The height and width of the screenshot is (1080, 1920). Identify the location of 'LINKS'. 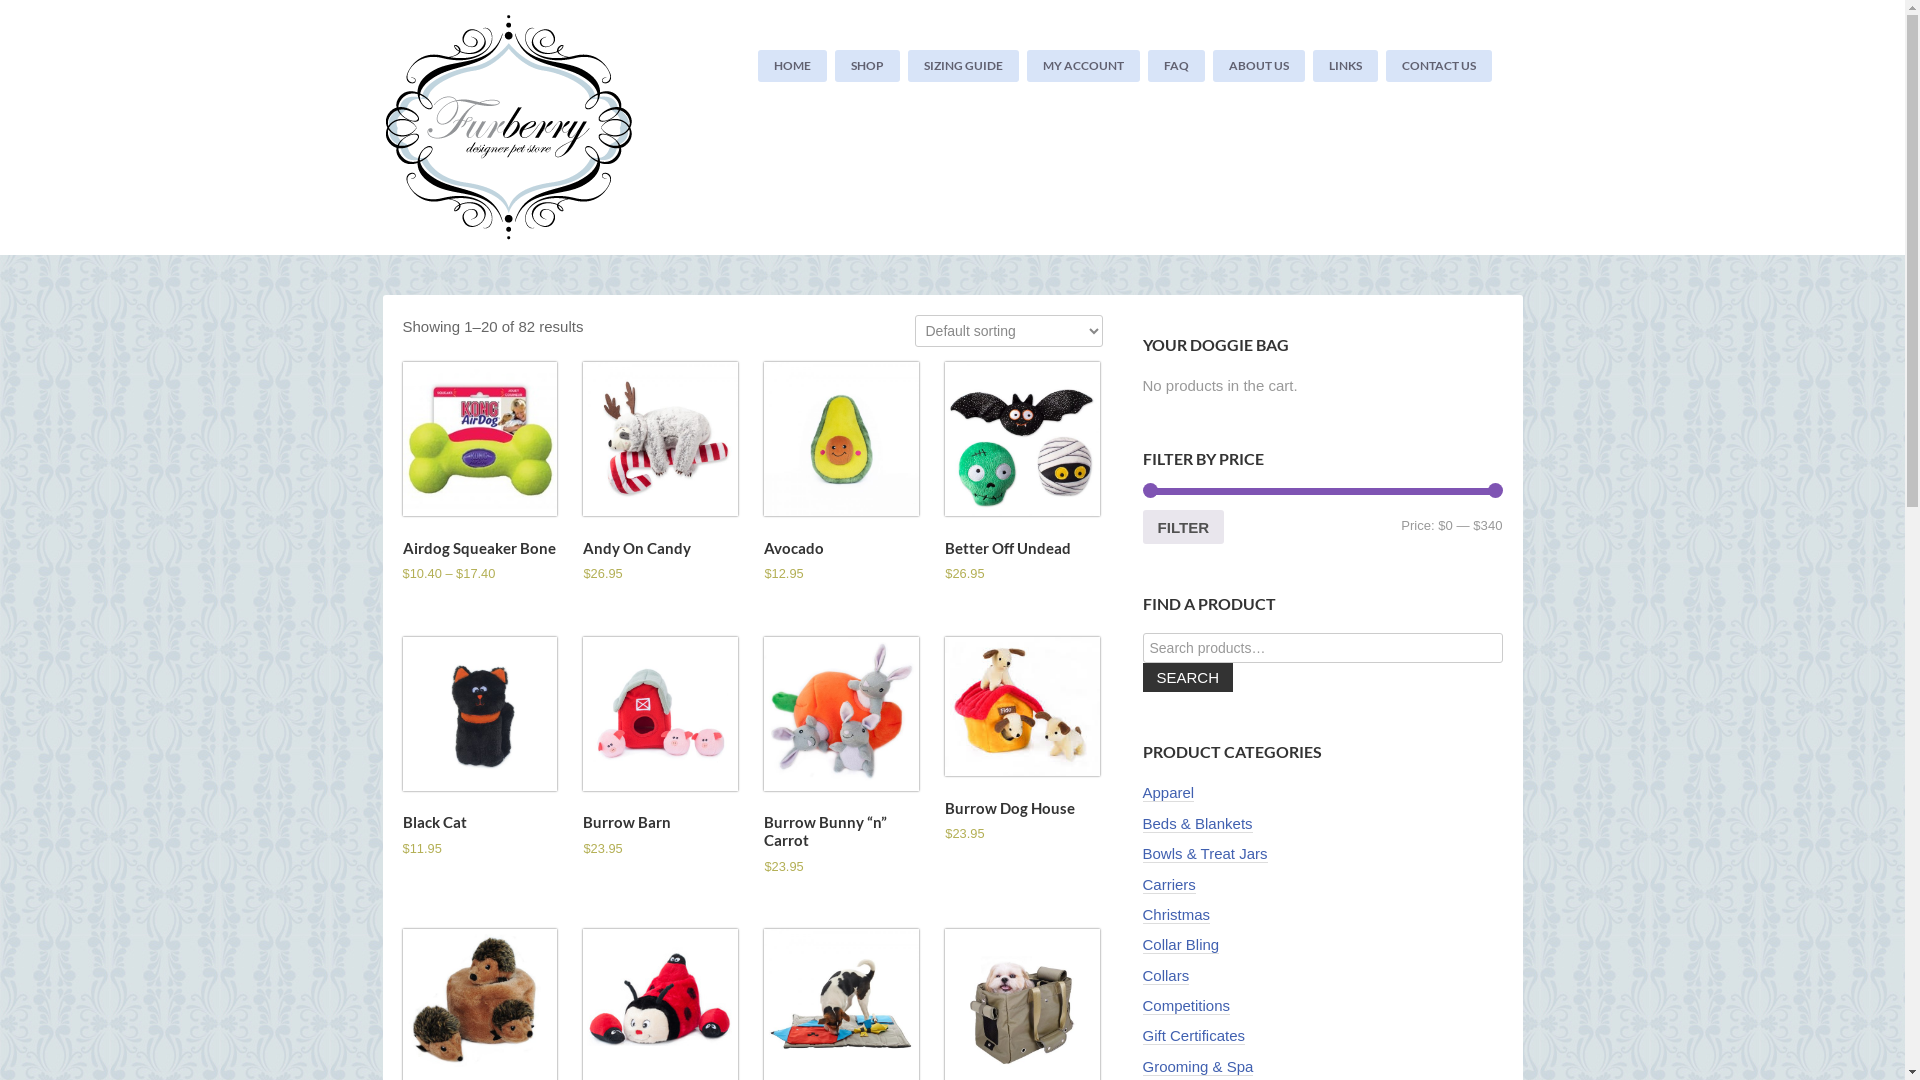
(1345, 64).